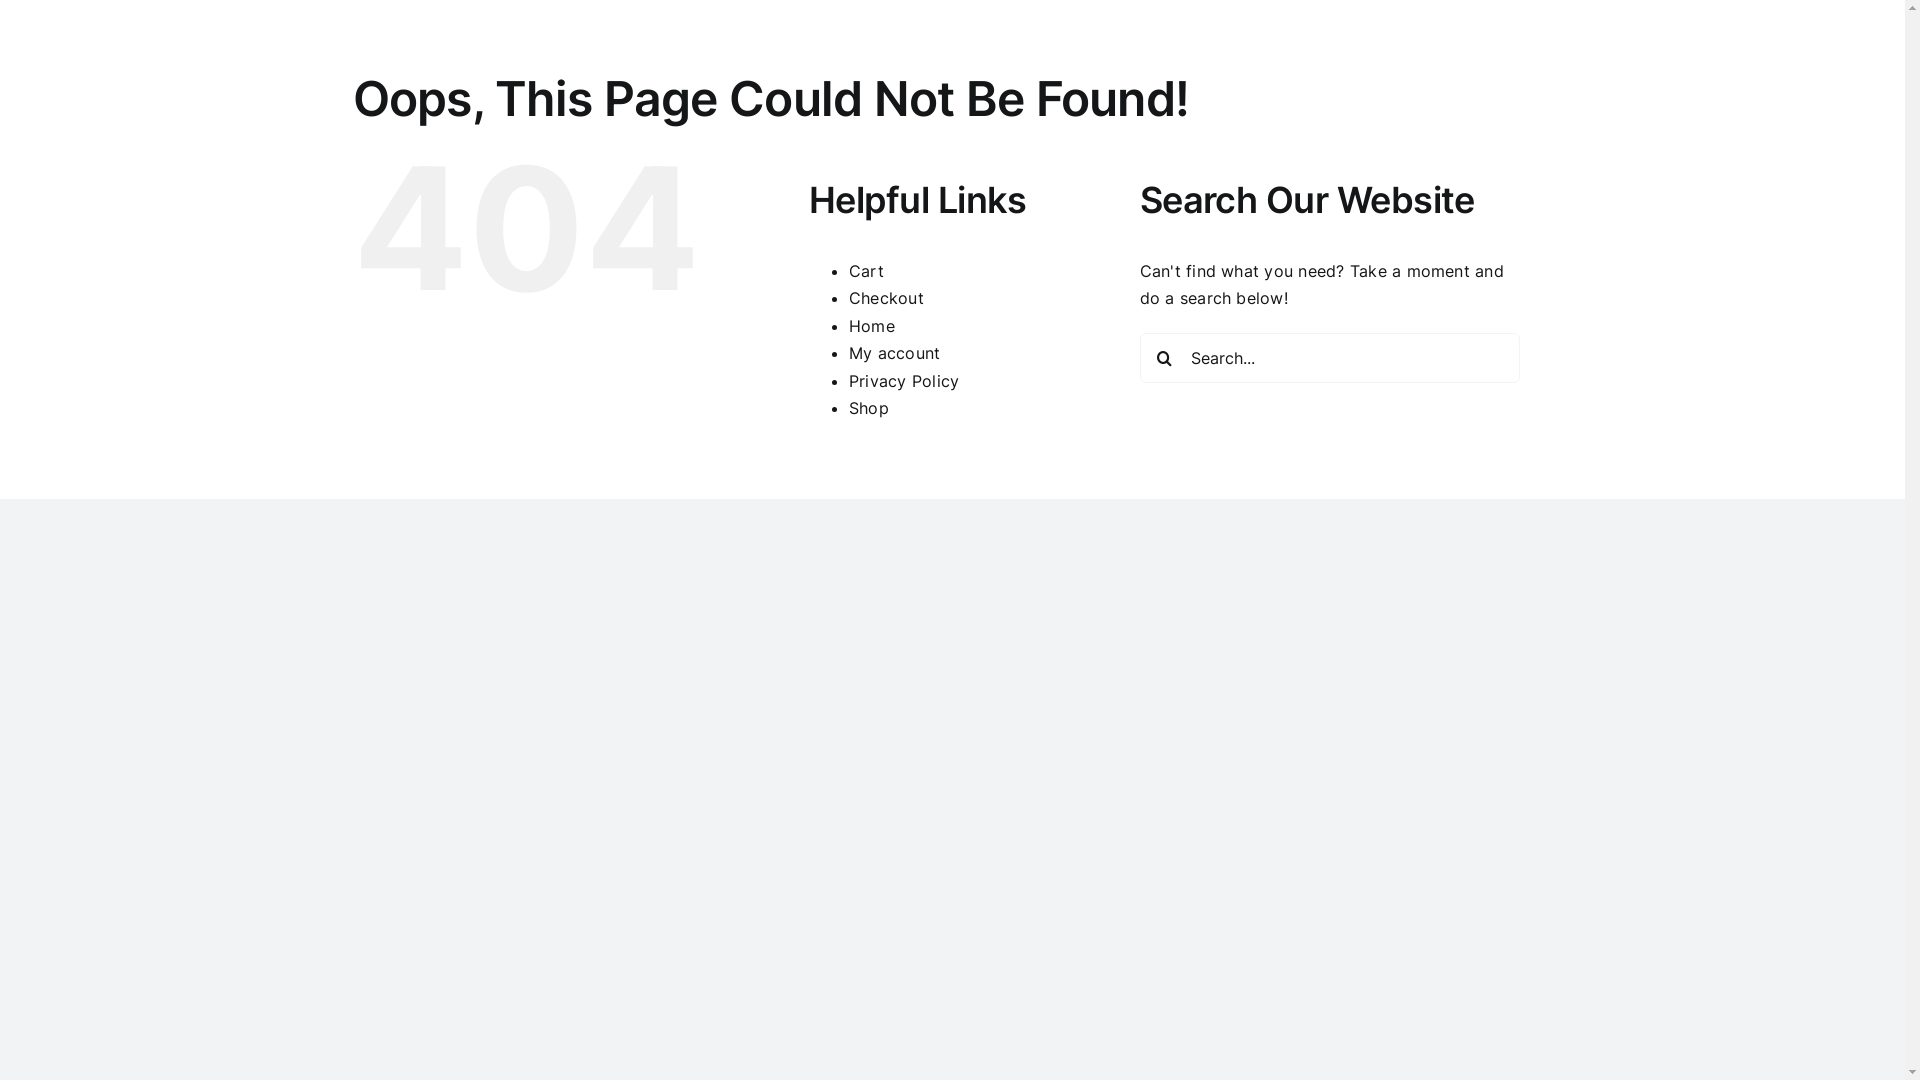  I want to click on 'Shop', so click(868, 407).